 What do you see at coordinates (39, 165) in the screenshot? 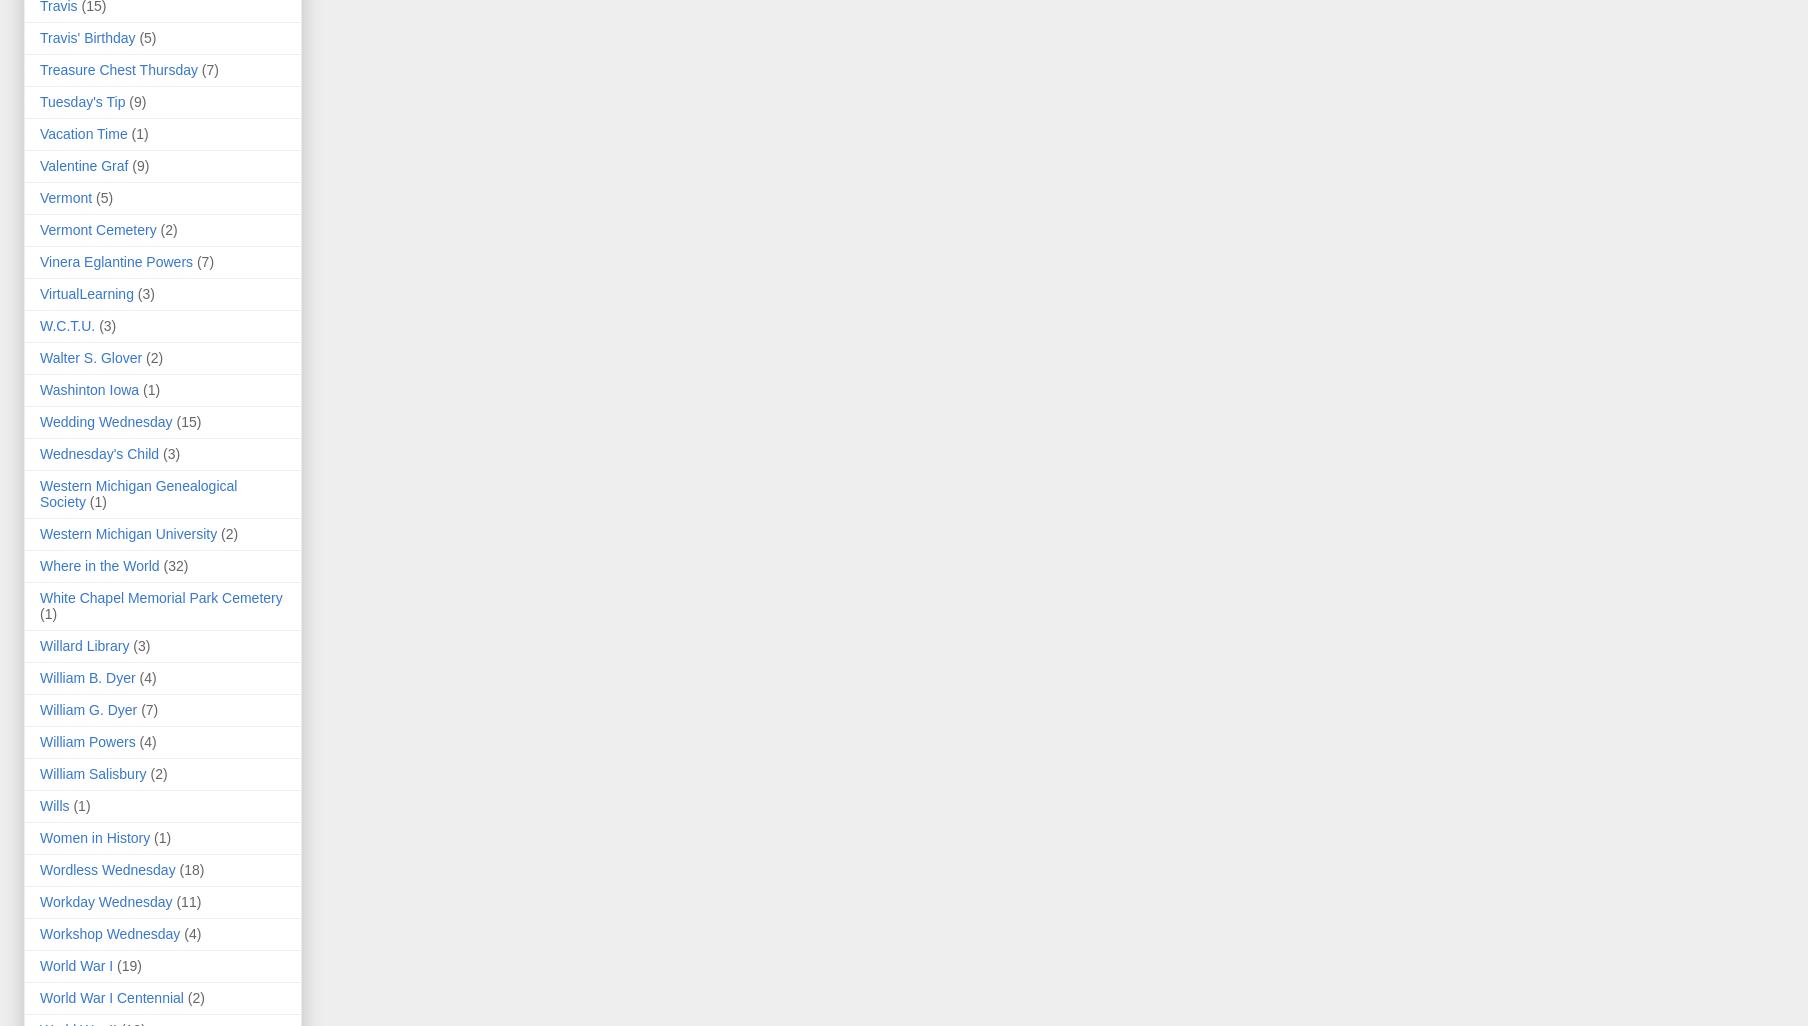
I see `'Valentine Graf'` at bounding box center [39, 165].